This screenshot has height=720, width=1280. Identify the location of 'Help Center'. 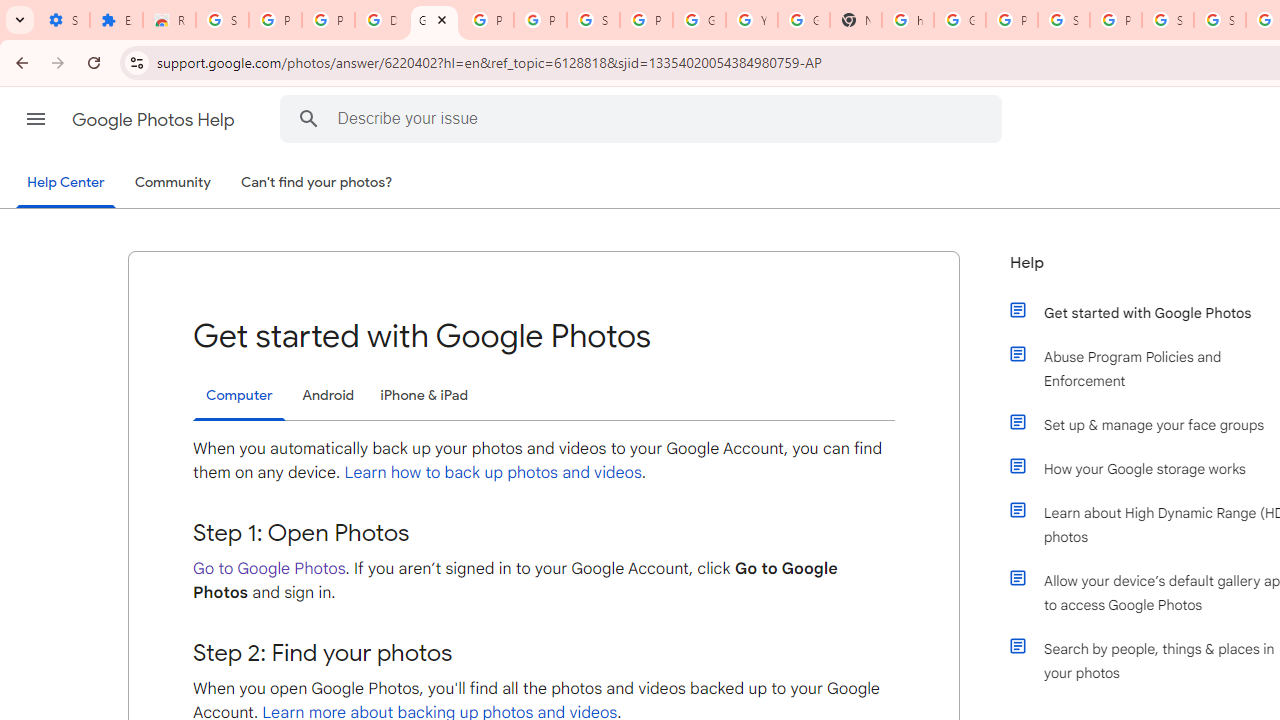
(65, 183).